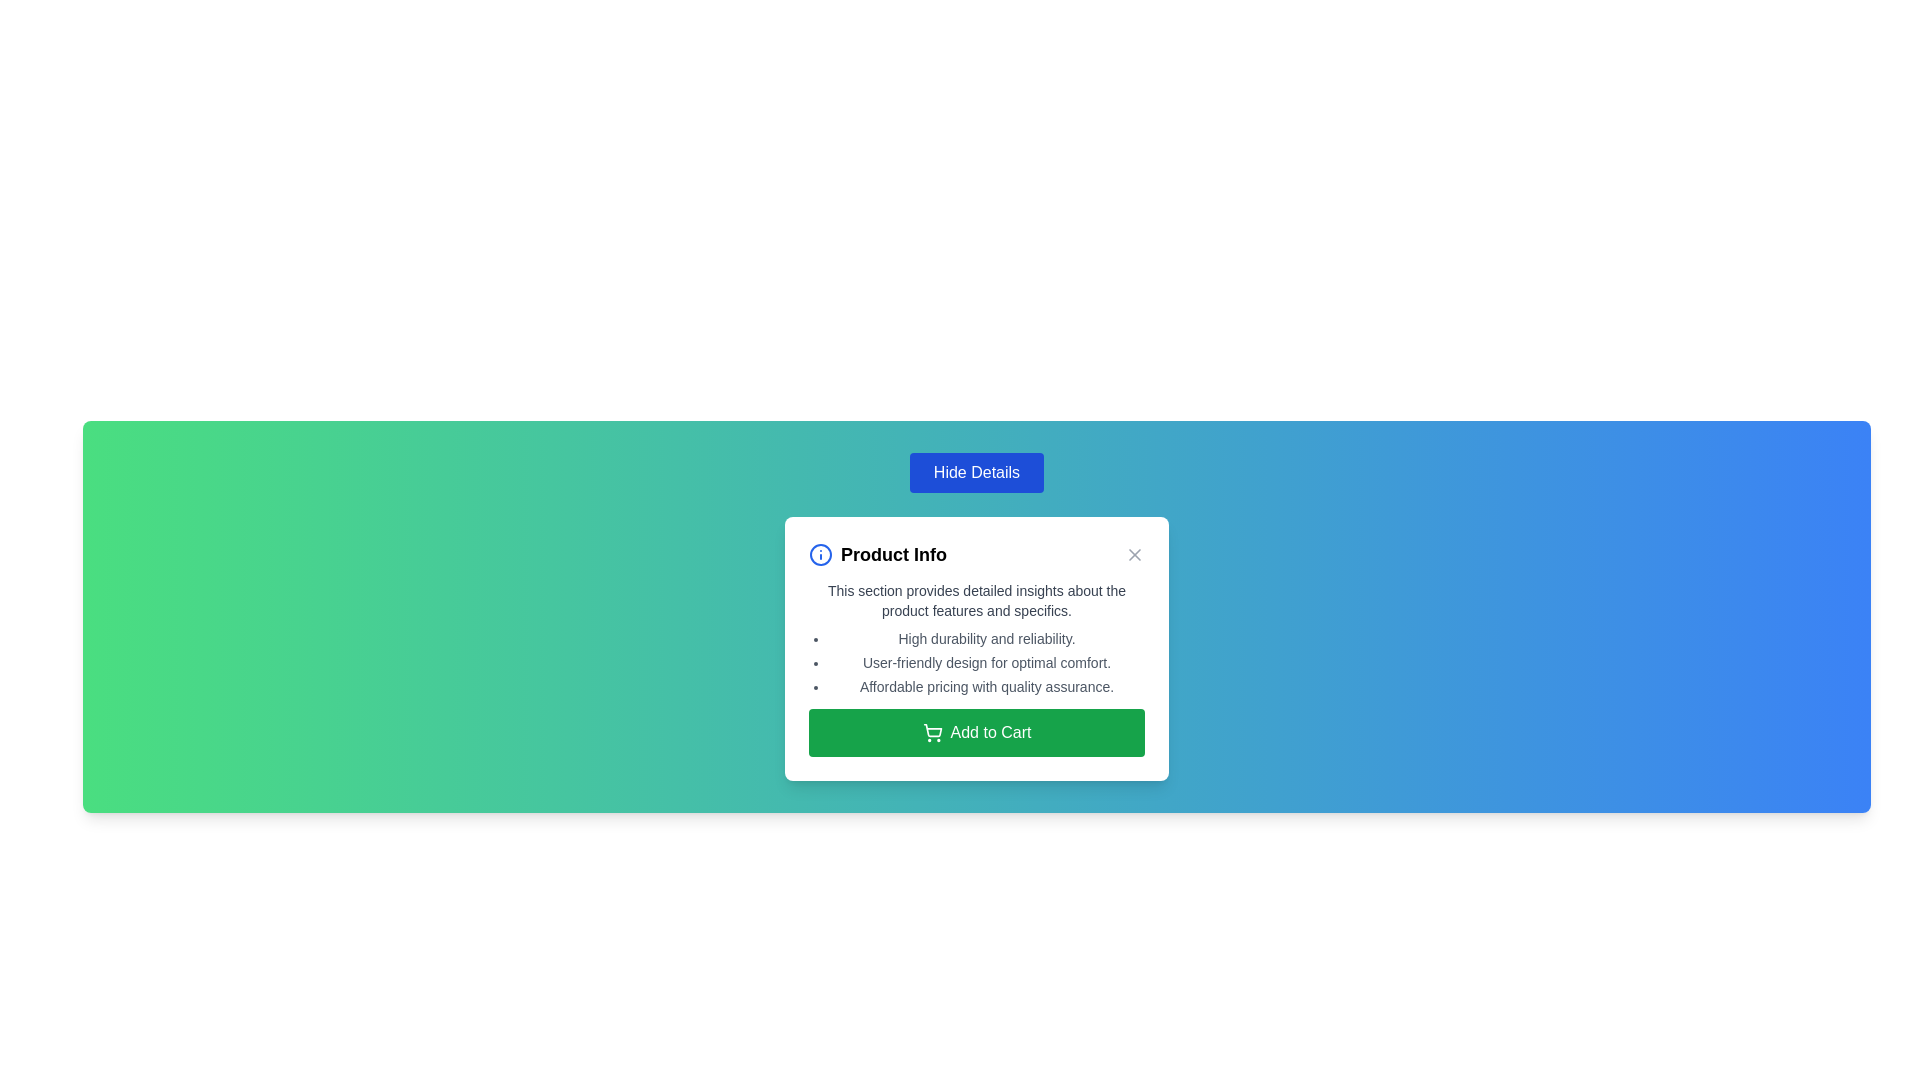 Image resolution: width=1920 pixels, height=1080 pixels. What do you see at coordinates (1134, 555) in the screenshot?
I see `the close button located in the top-right corner of the 'Product Info' section` at bounding box center [1134, 555].